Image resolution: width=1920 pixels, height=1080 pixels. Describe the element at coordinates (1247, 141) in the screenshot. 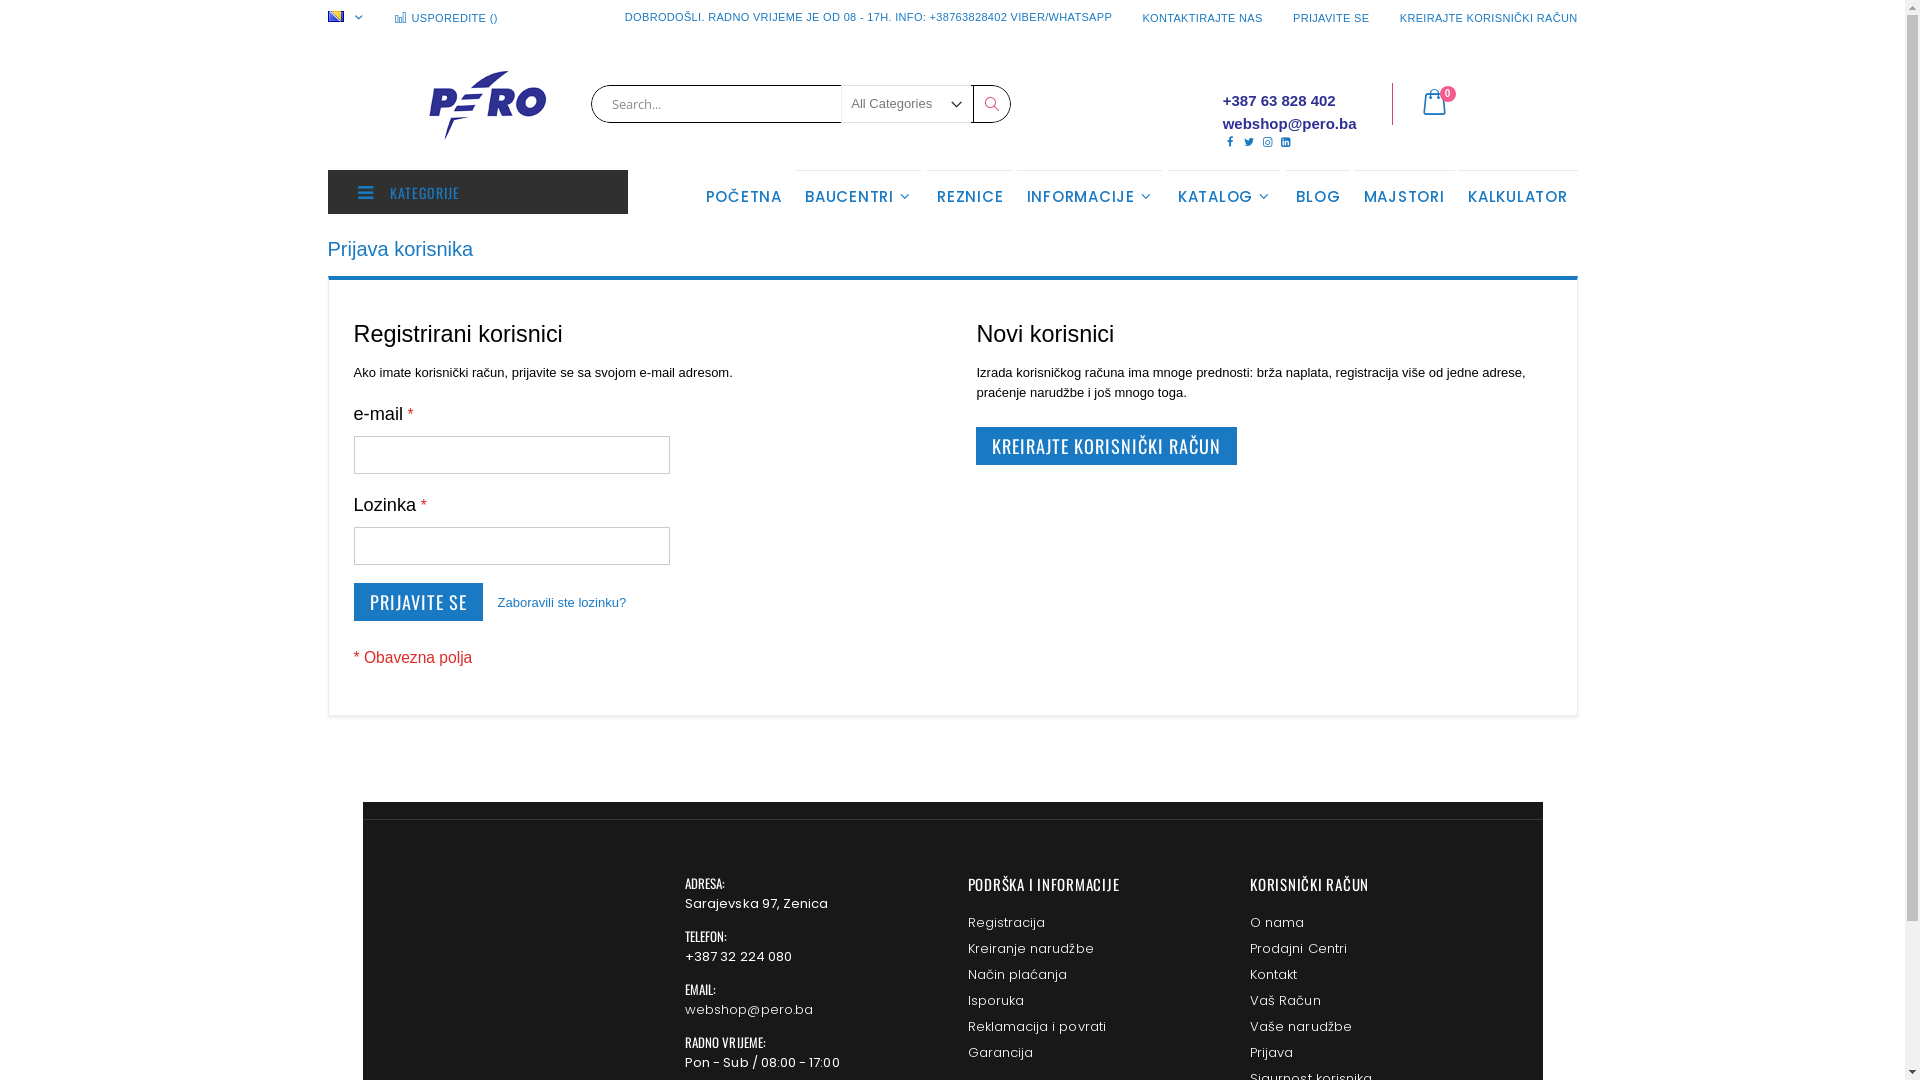

I see `'Twitter'` at that location.